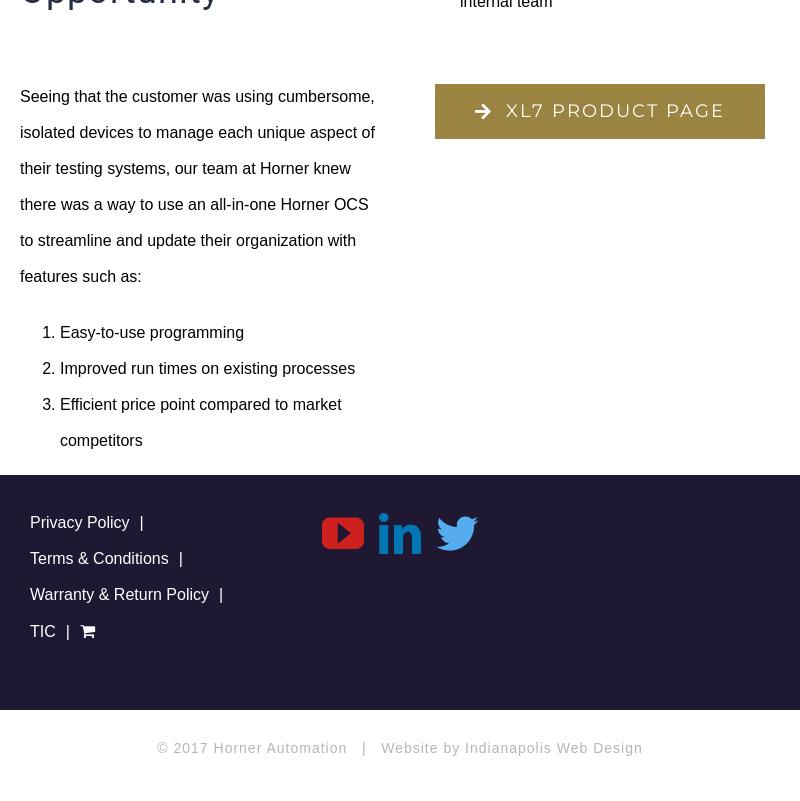 The height and width of the screenshot is (801, 800). Describe the element at coordinates (405, 747) in the screenshot. I see `'|   Website by'` at that location.